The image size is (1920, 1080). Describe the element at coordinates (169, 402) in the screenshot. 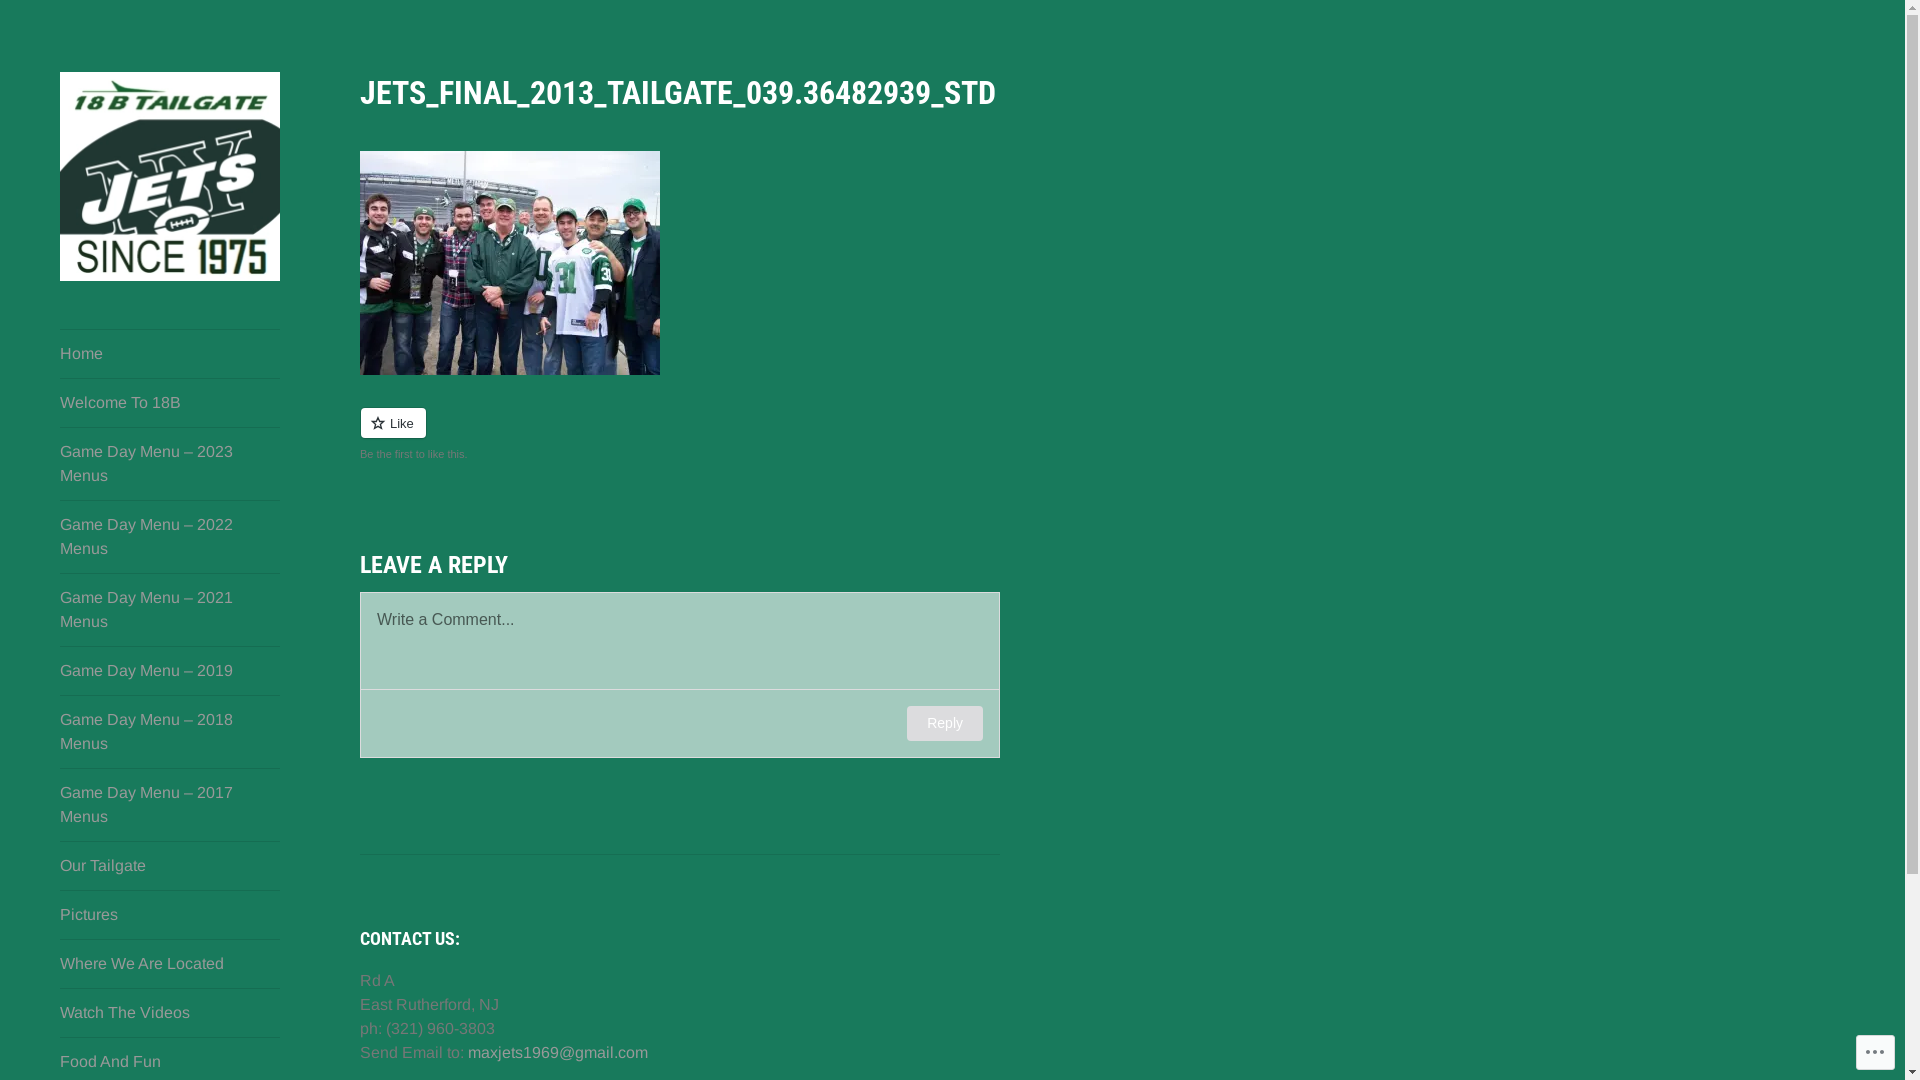

I see `'Welcome To 18B'` at that location.